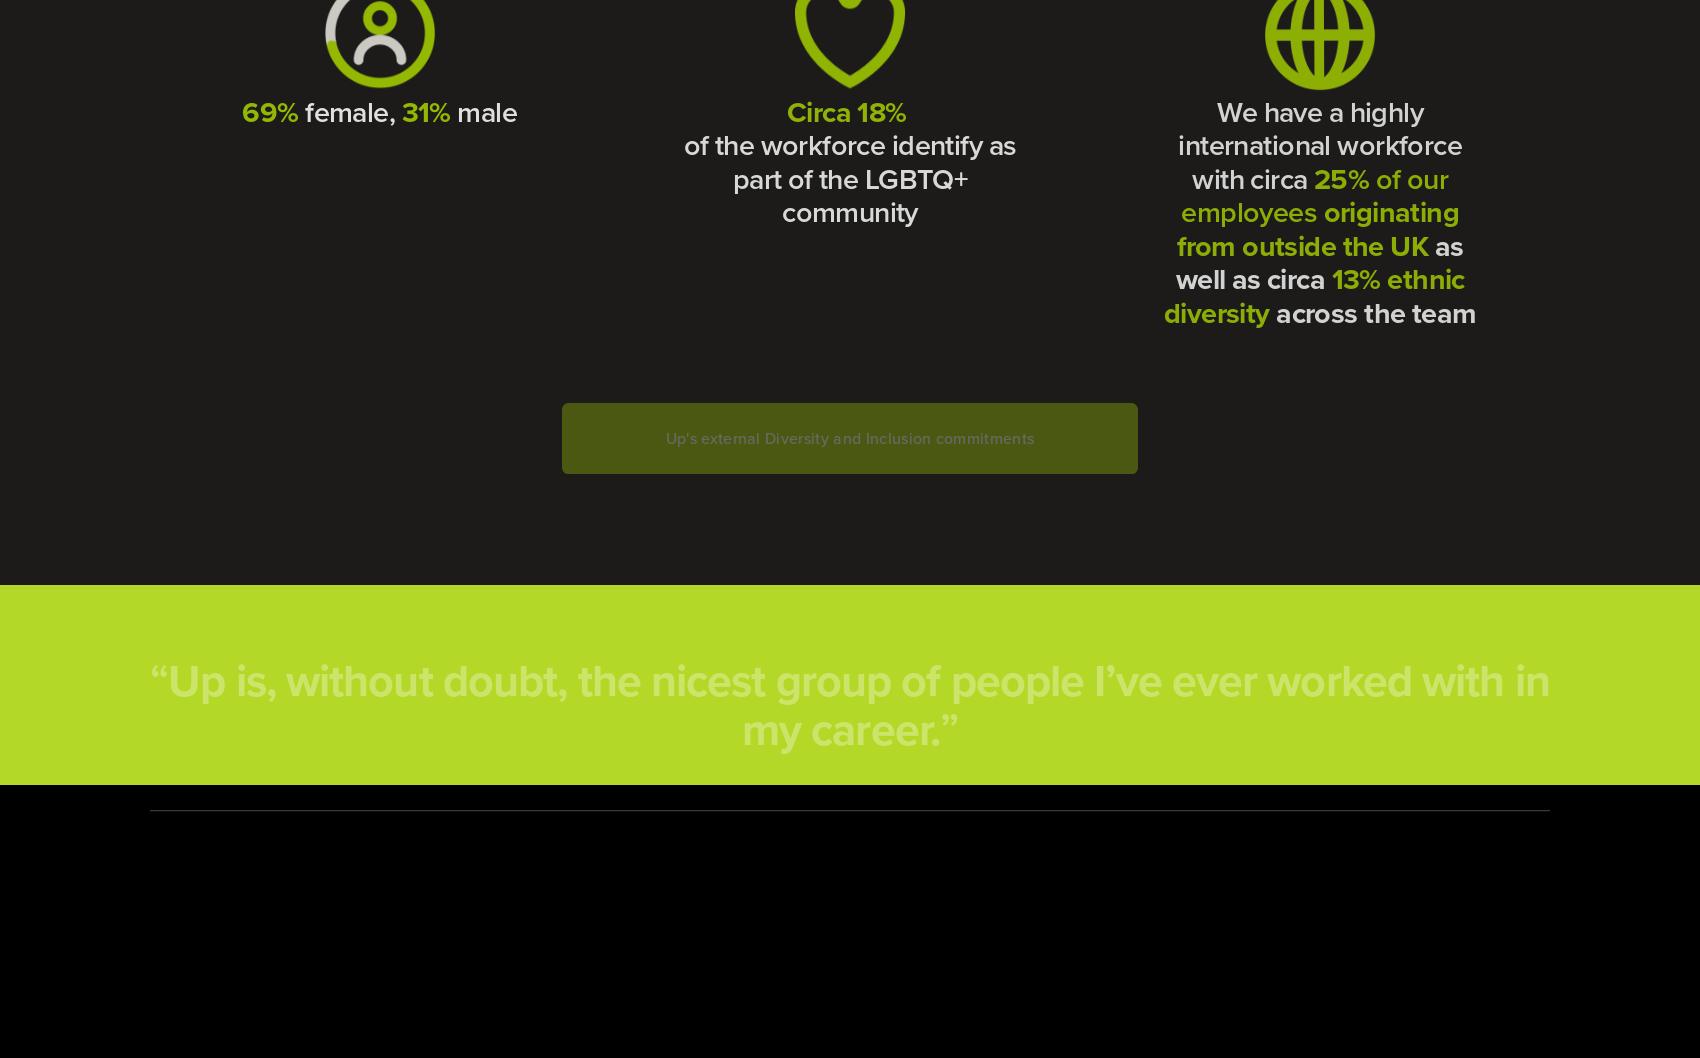 This screenshot has width=1700, height=1058. I want to click on '69%', so click(269, 109).